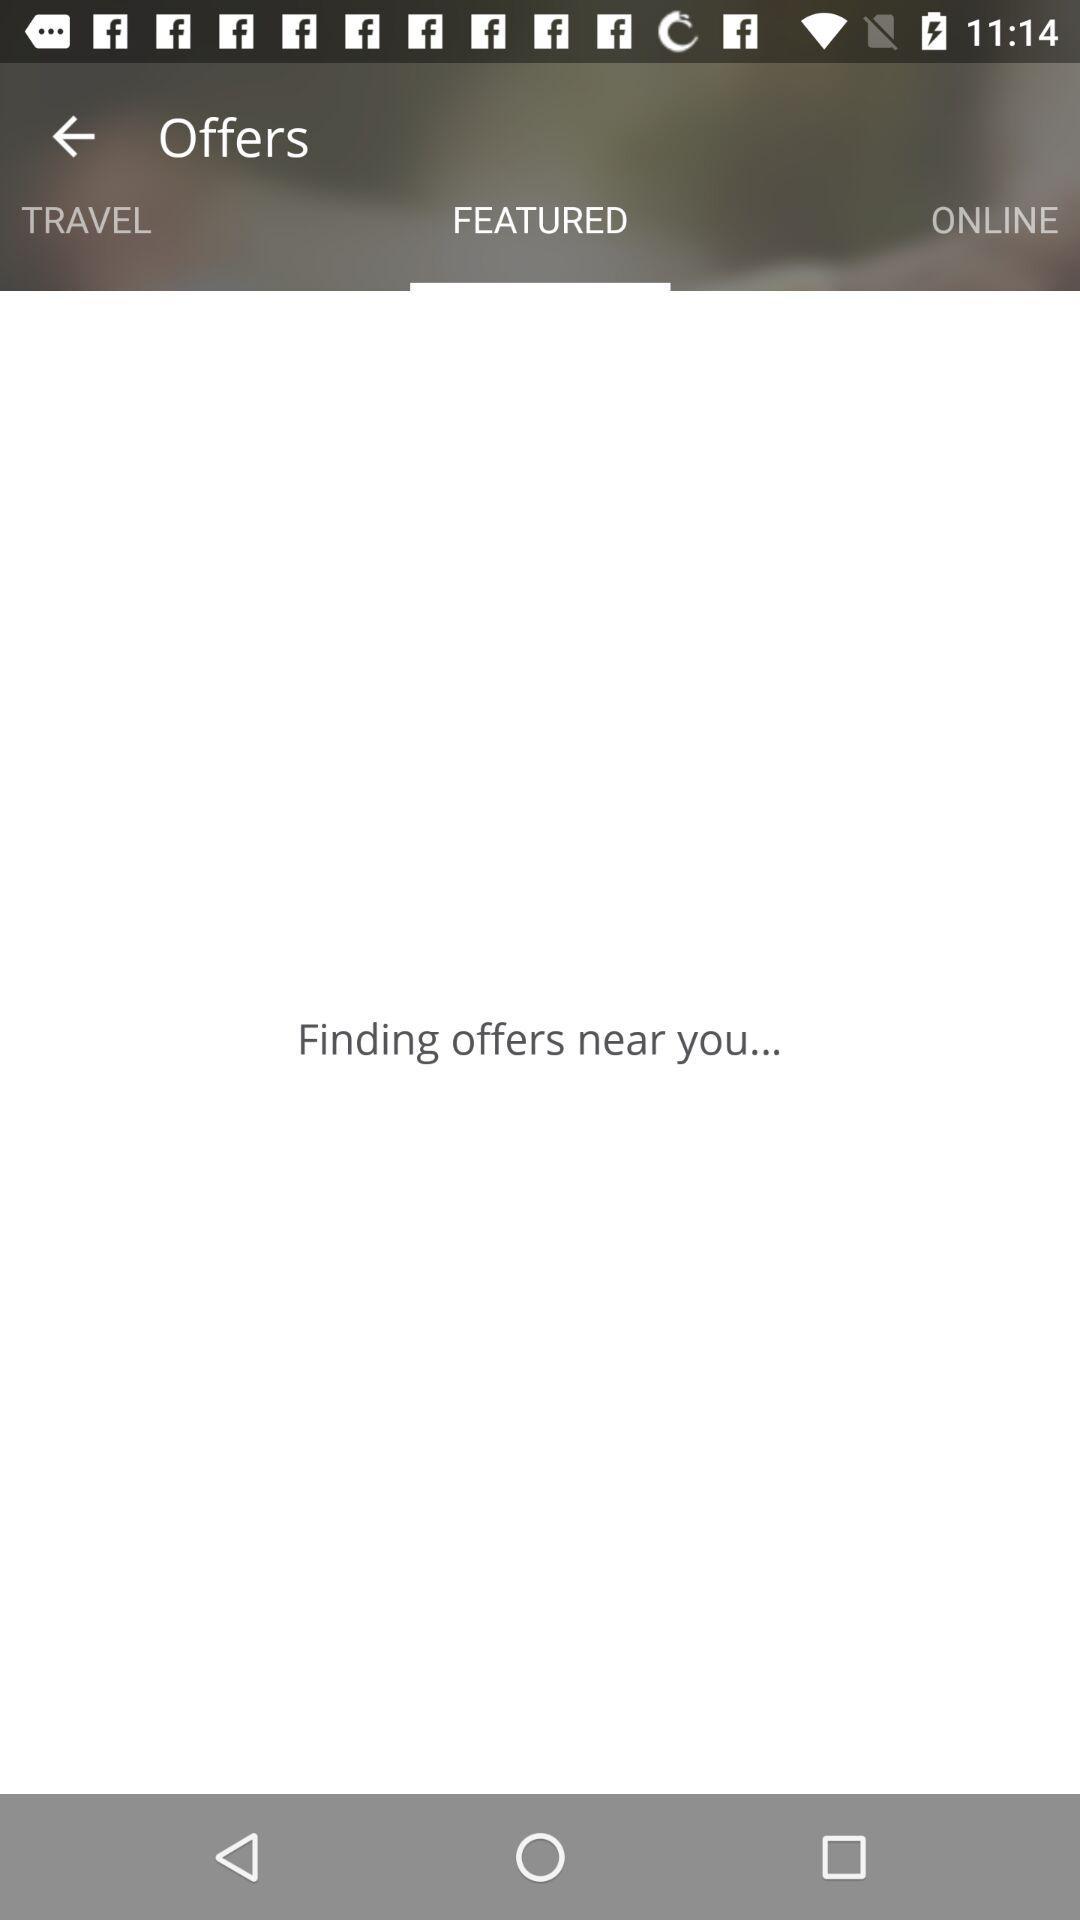  I want to click on the travel, so click(85, 219).